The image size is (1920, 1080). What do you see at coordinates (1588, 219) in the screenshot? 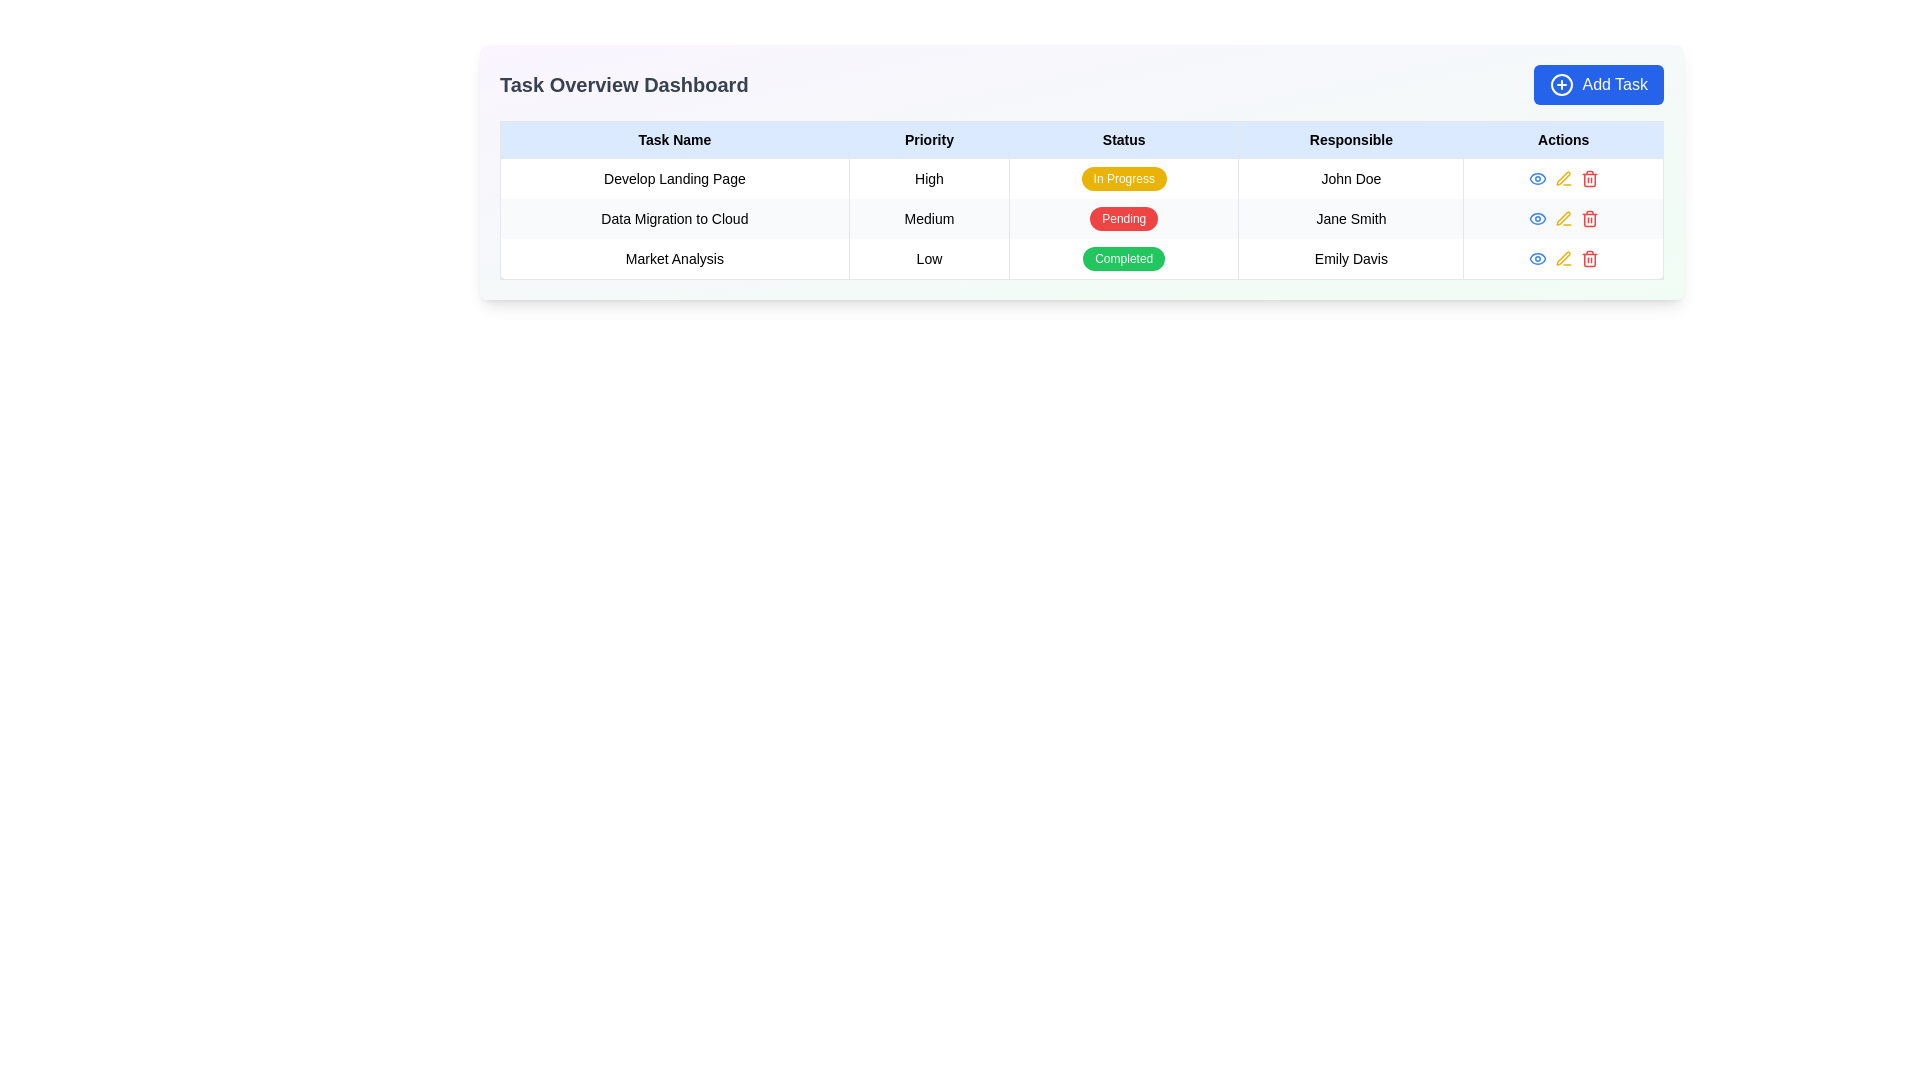
I see `the delete button with a trash bin icon located in the last column of the table row for the task 'Data Migration to Cloud'` at bounding box center [1588, 219].